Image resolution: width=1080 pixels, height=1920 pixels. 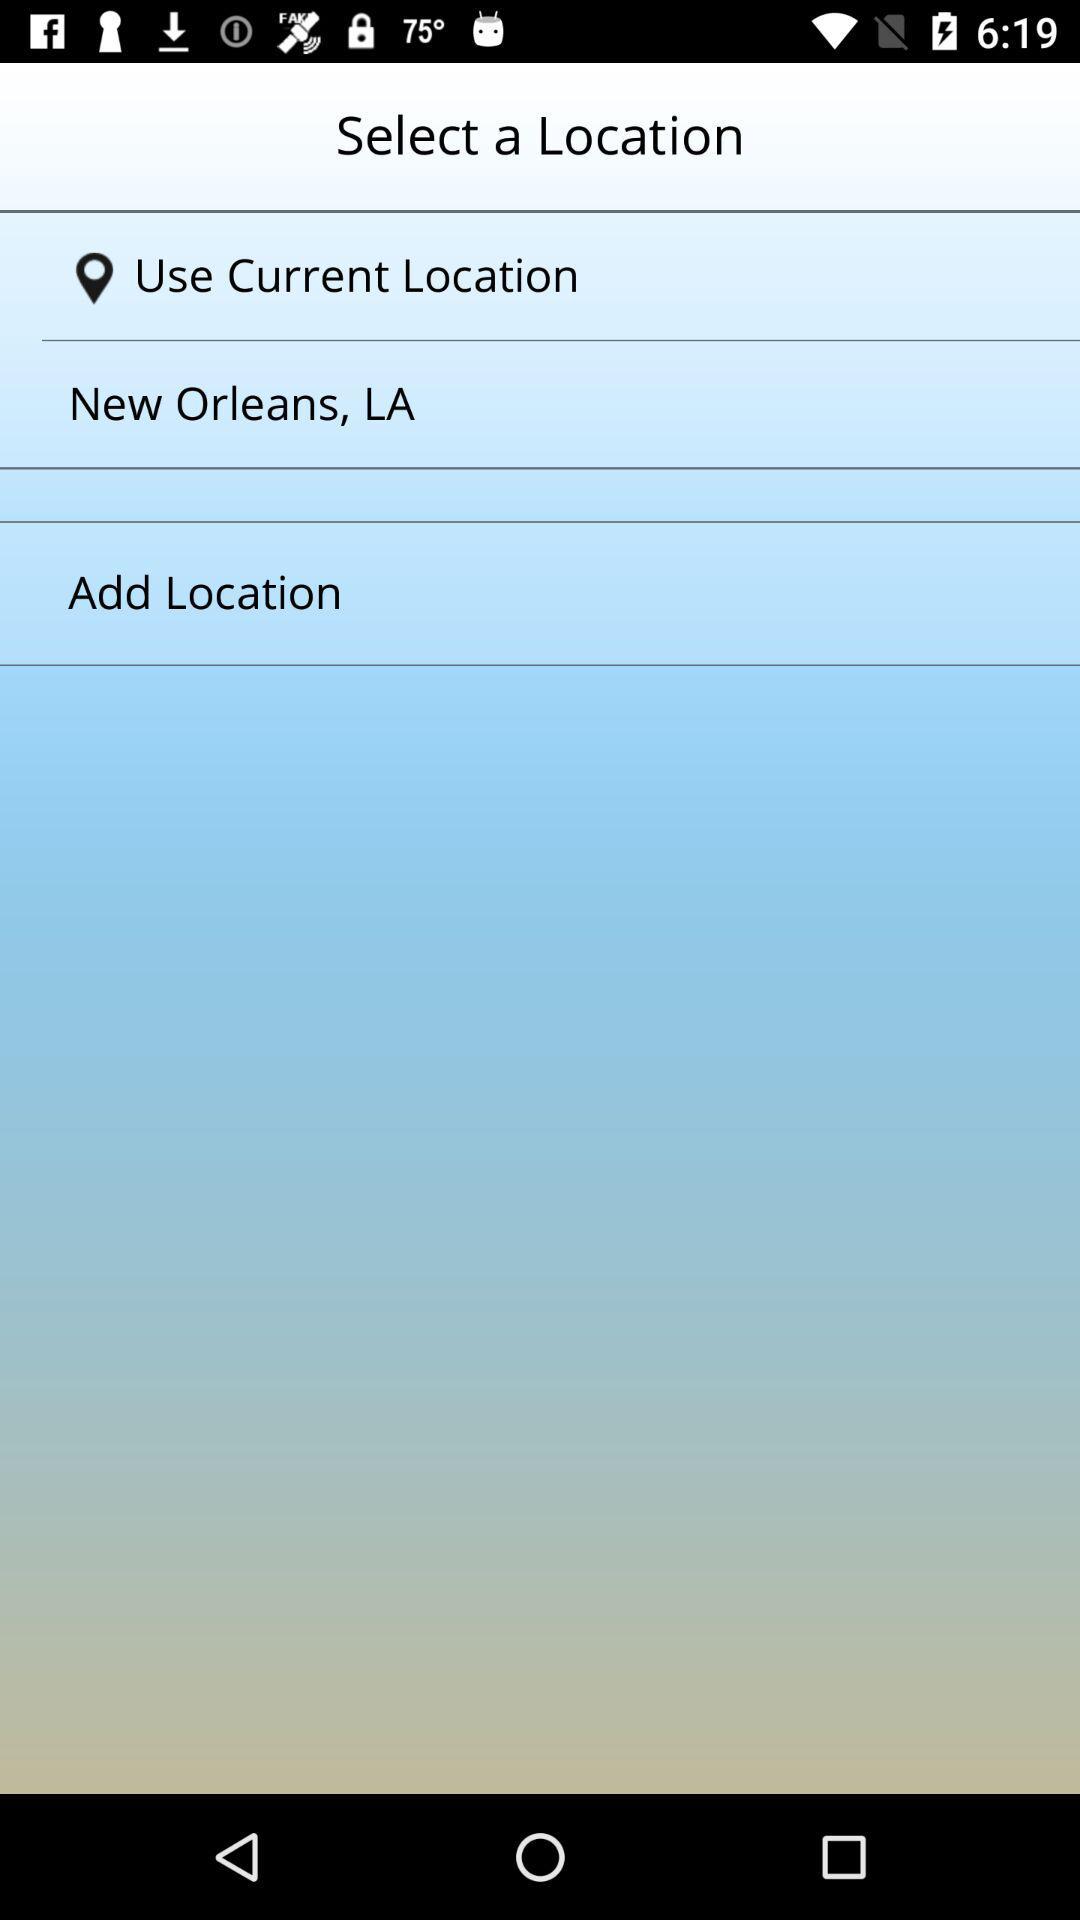 What do you see at coordinates (547, 275) in the screenshot?
I see `use current location` at bounding box center [547, 275].